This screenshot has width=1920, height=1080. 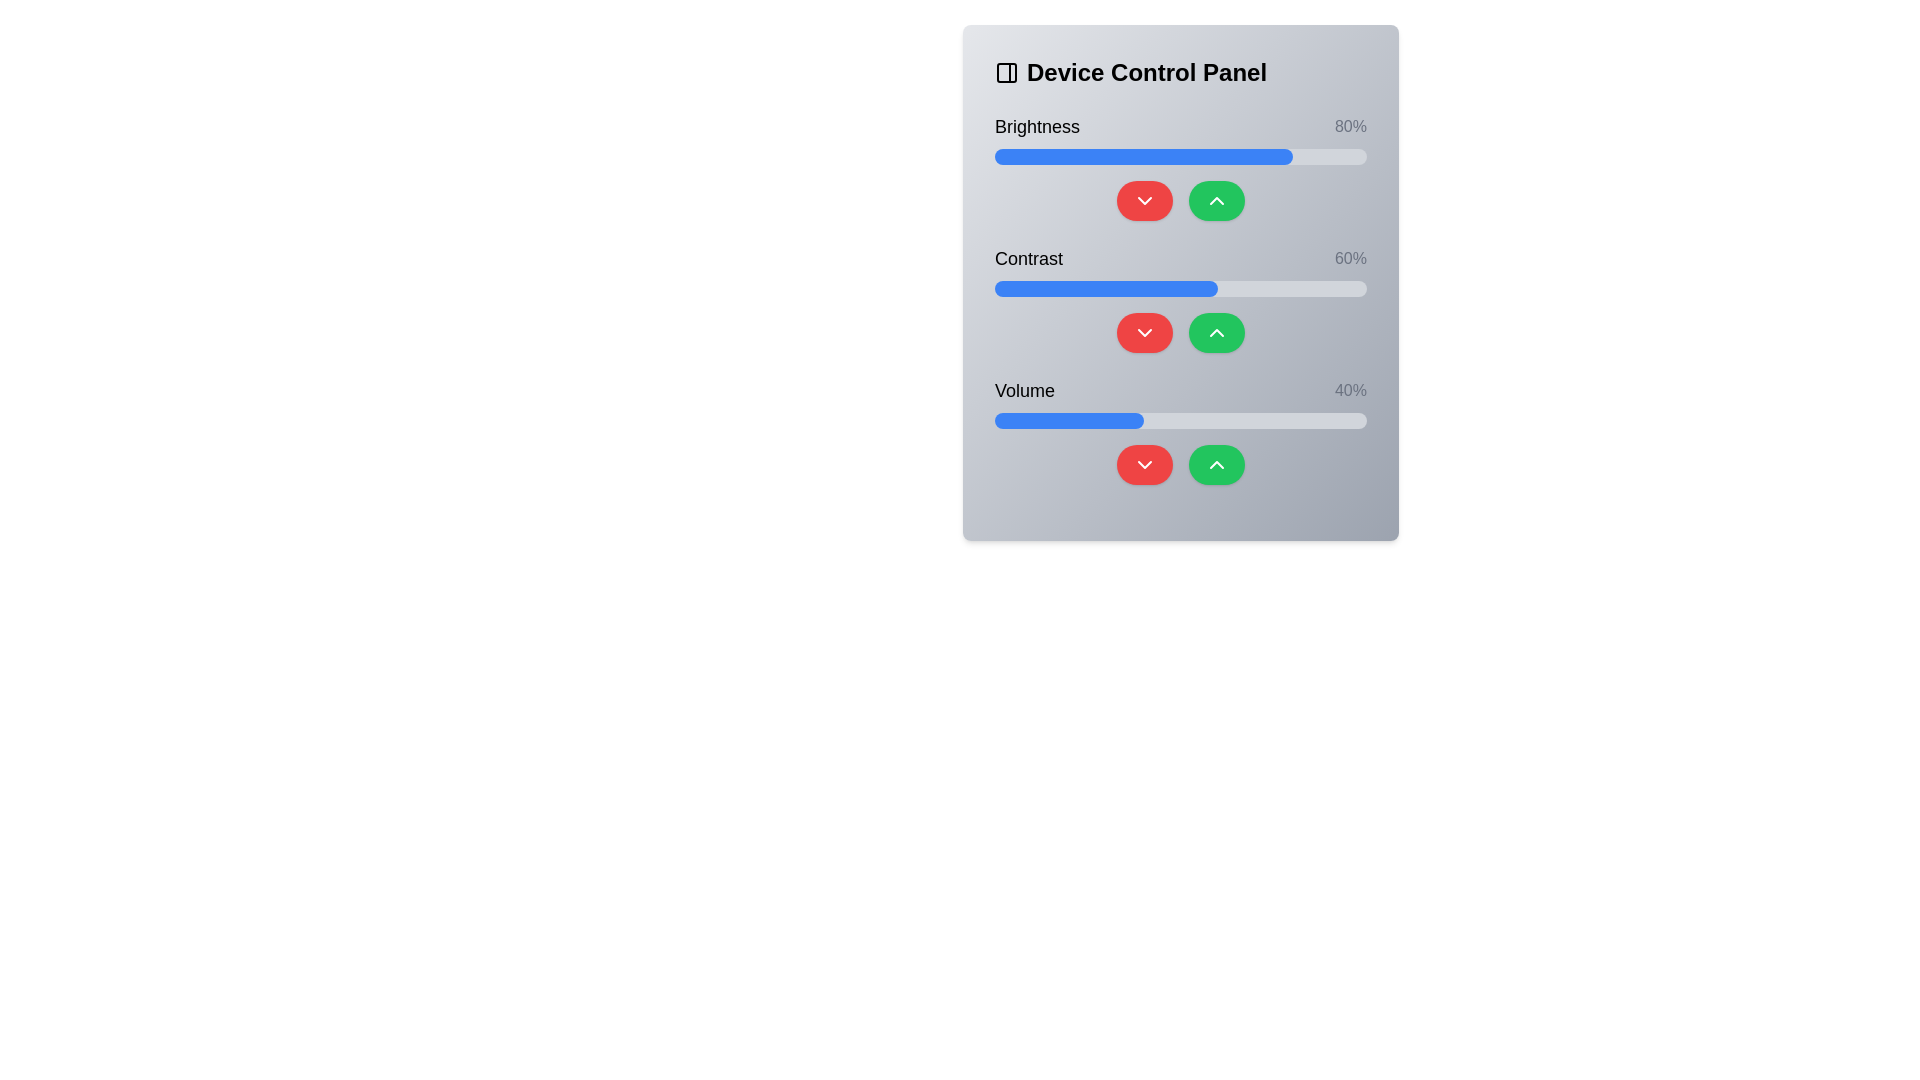 I want to click on the green button in the Brightness adjustment controls to increase brightness, so click(x=1180, y=200).